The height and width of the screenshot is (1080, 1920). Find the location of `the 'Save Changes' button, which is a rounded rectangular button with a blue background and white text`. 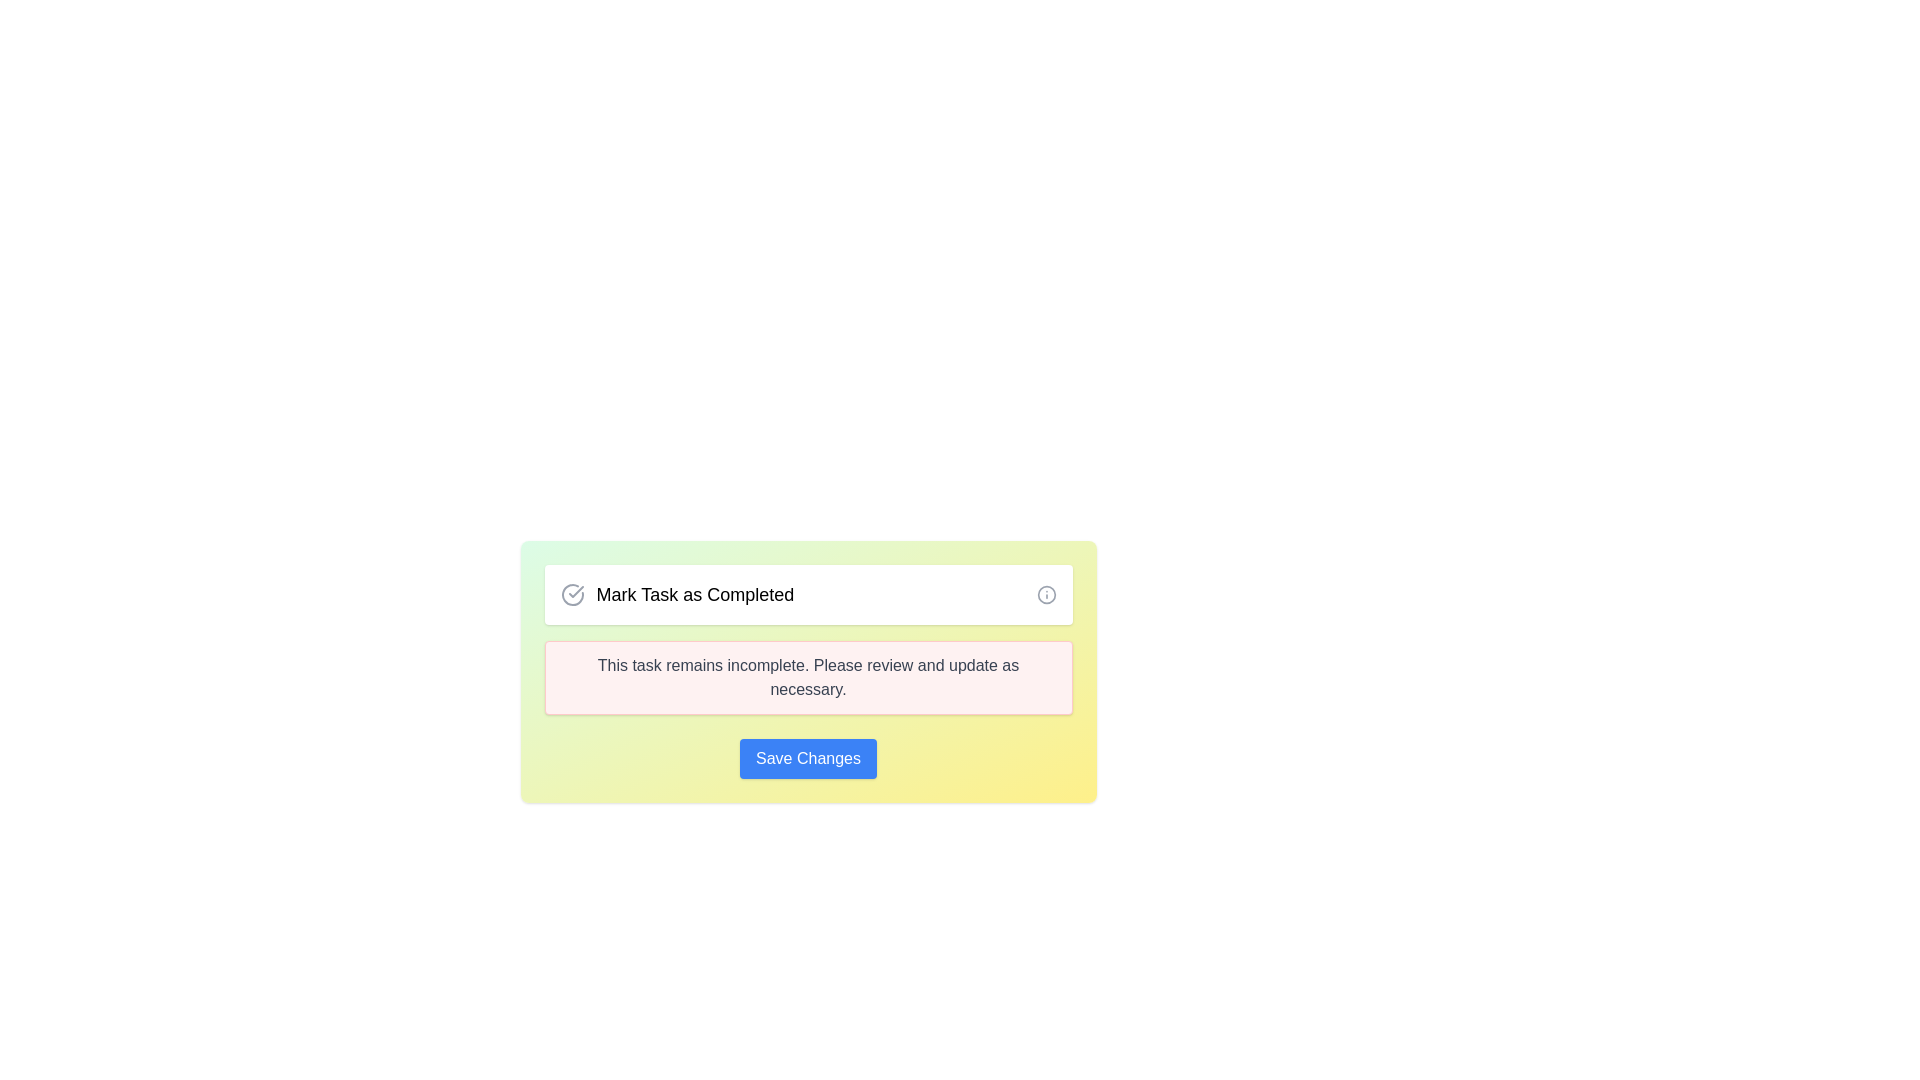

the 'Save Changes' button, which is a rounded rectangular button with a blue background and white text is located at coordinates (808, 759).